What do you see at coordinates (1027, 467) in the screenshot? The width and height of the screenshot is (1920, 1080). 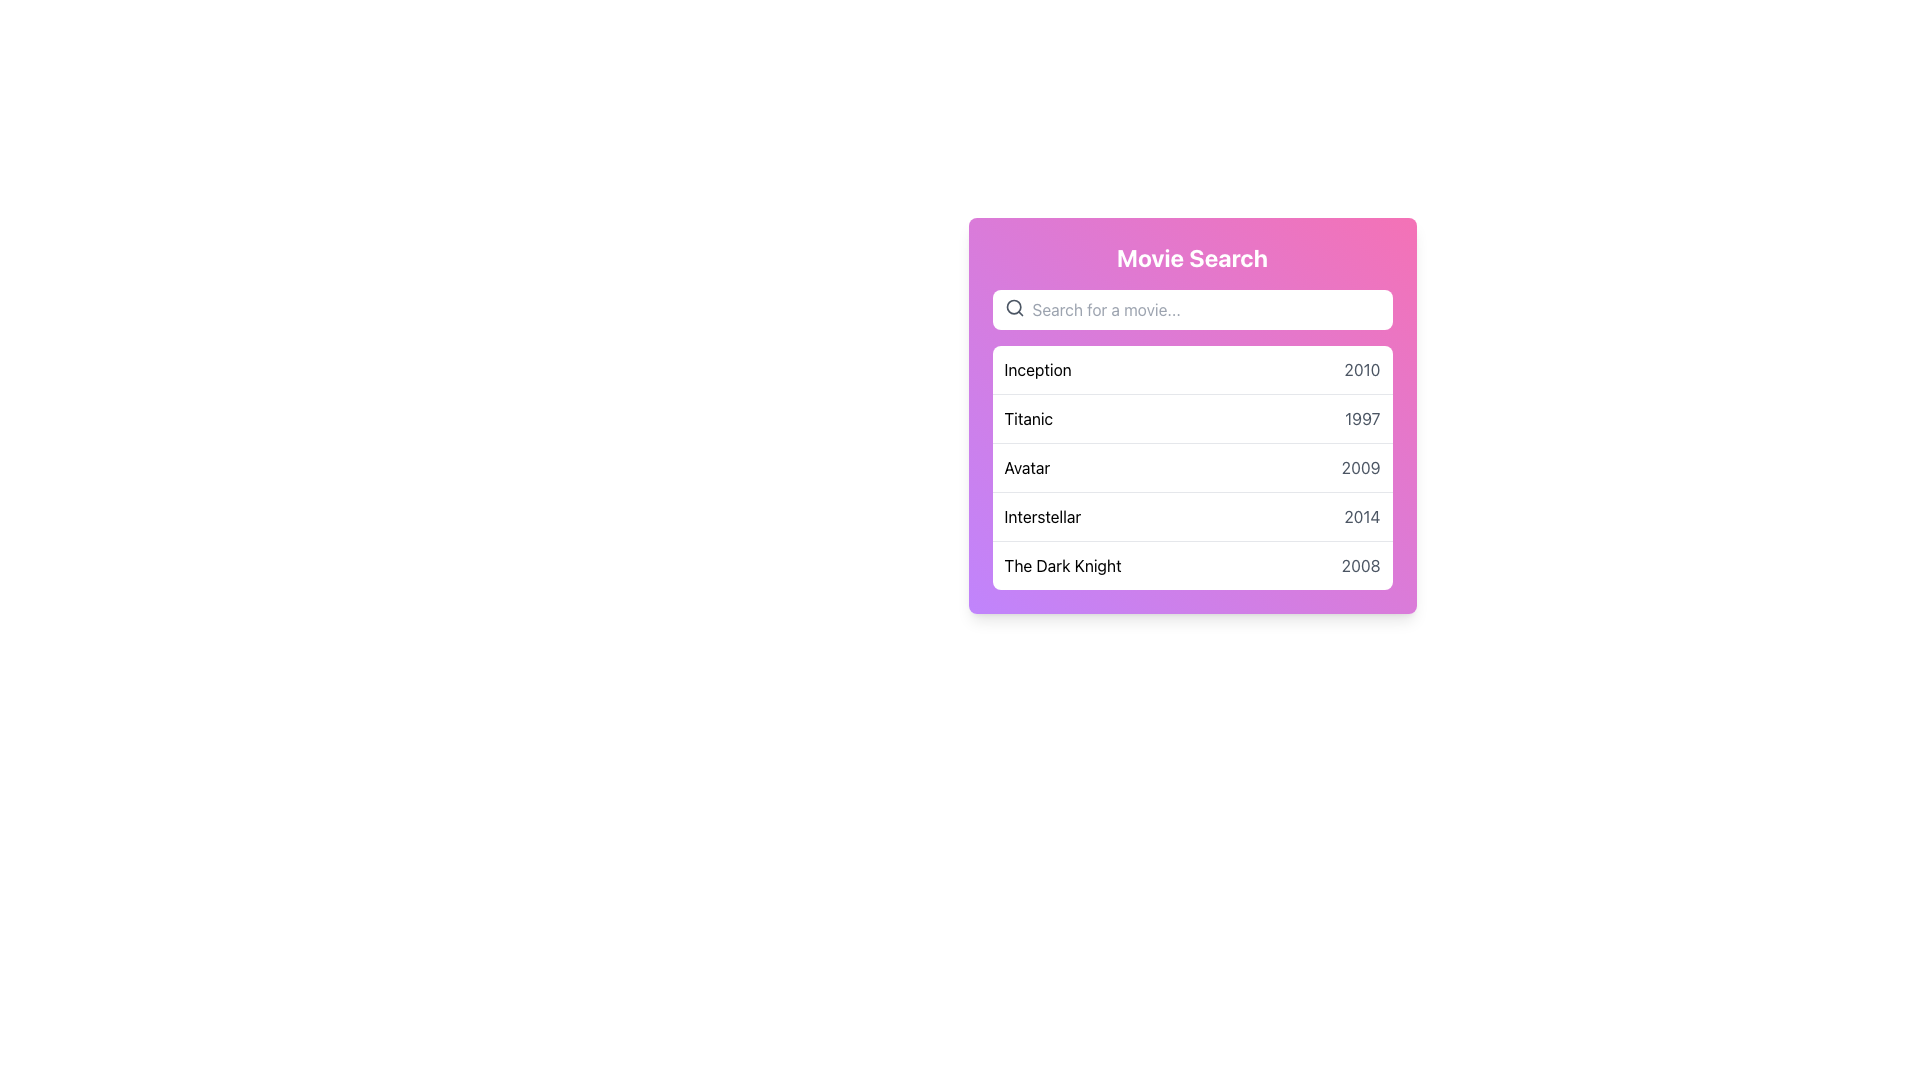 I see `the text label 'Avatar' which is displayed in bold, black font in the third row of the list under 'Movie Search'` at bounding box center [1027, 467].